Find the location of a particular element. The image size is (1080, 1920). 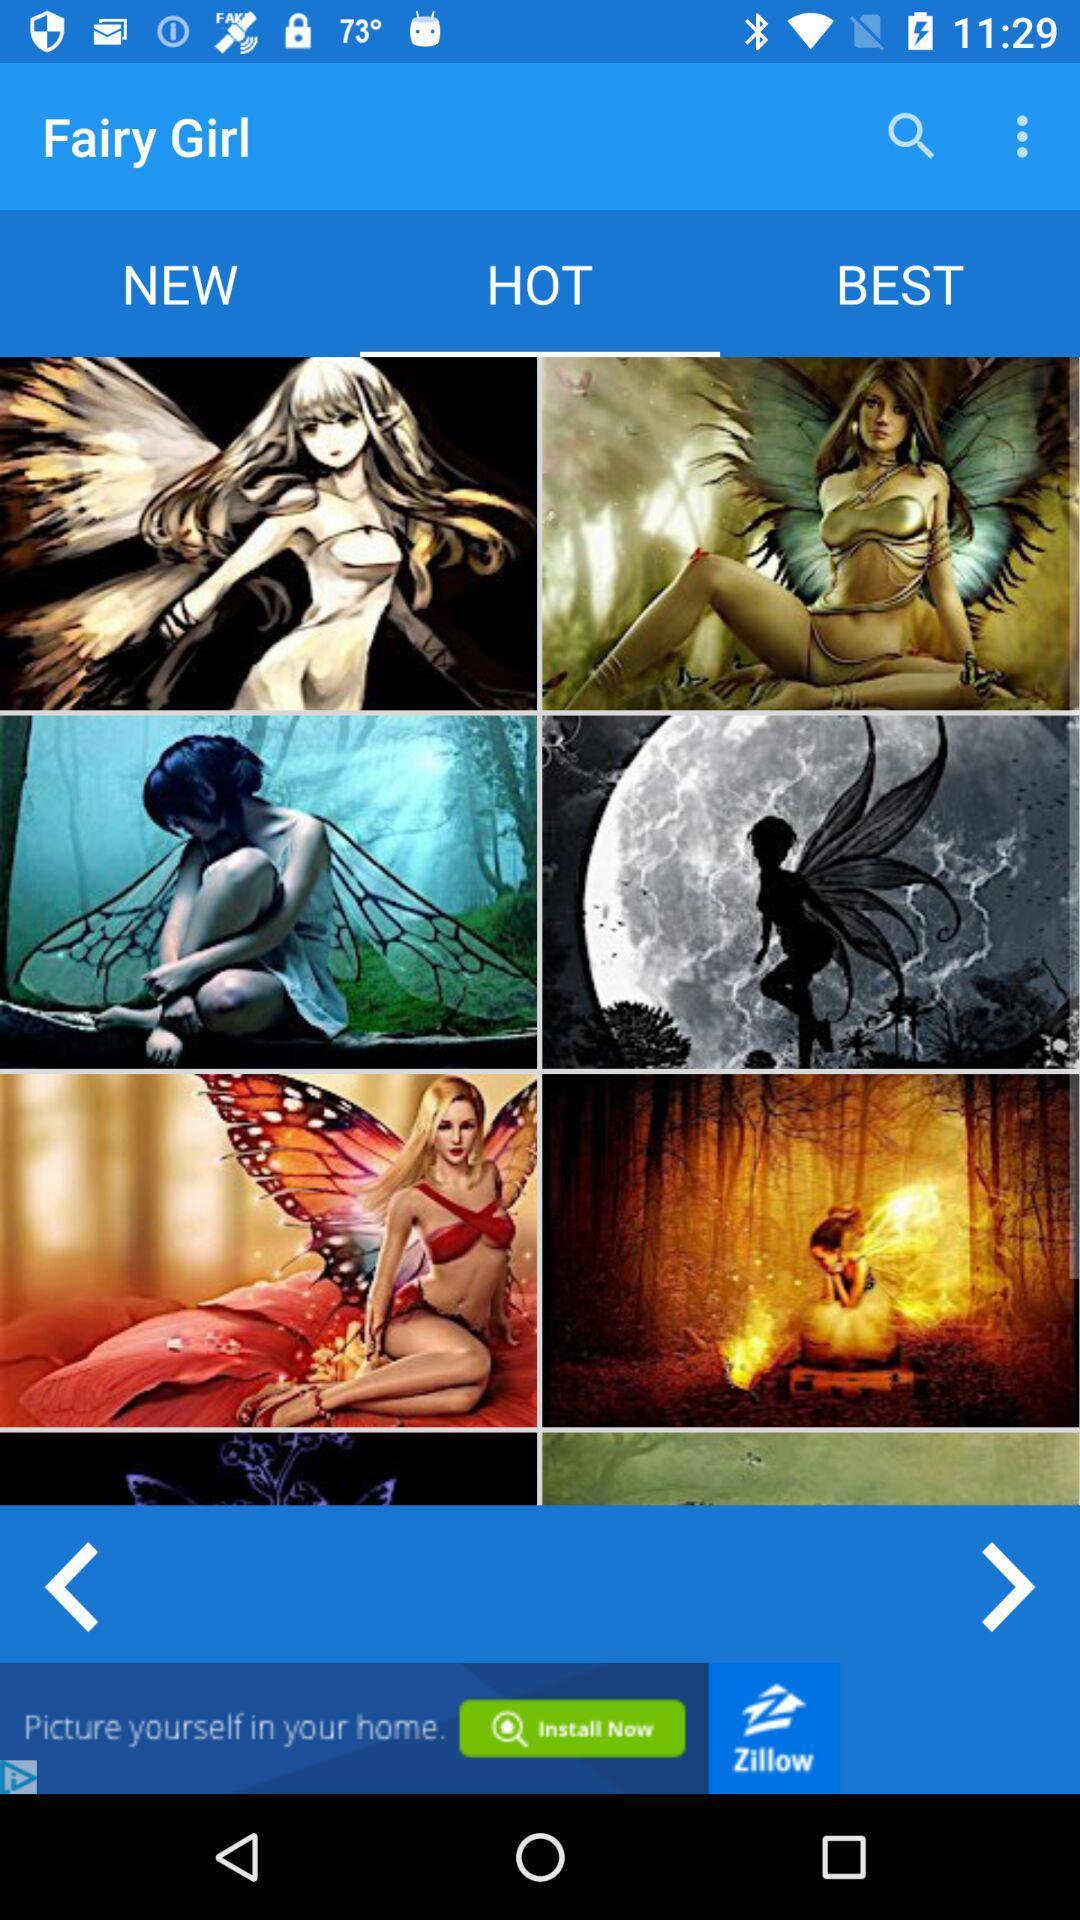

next is located at coordinates (1010, 1583).